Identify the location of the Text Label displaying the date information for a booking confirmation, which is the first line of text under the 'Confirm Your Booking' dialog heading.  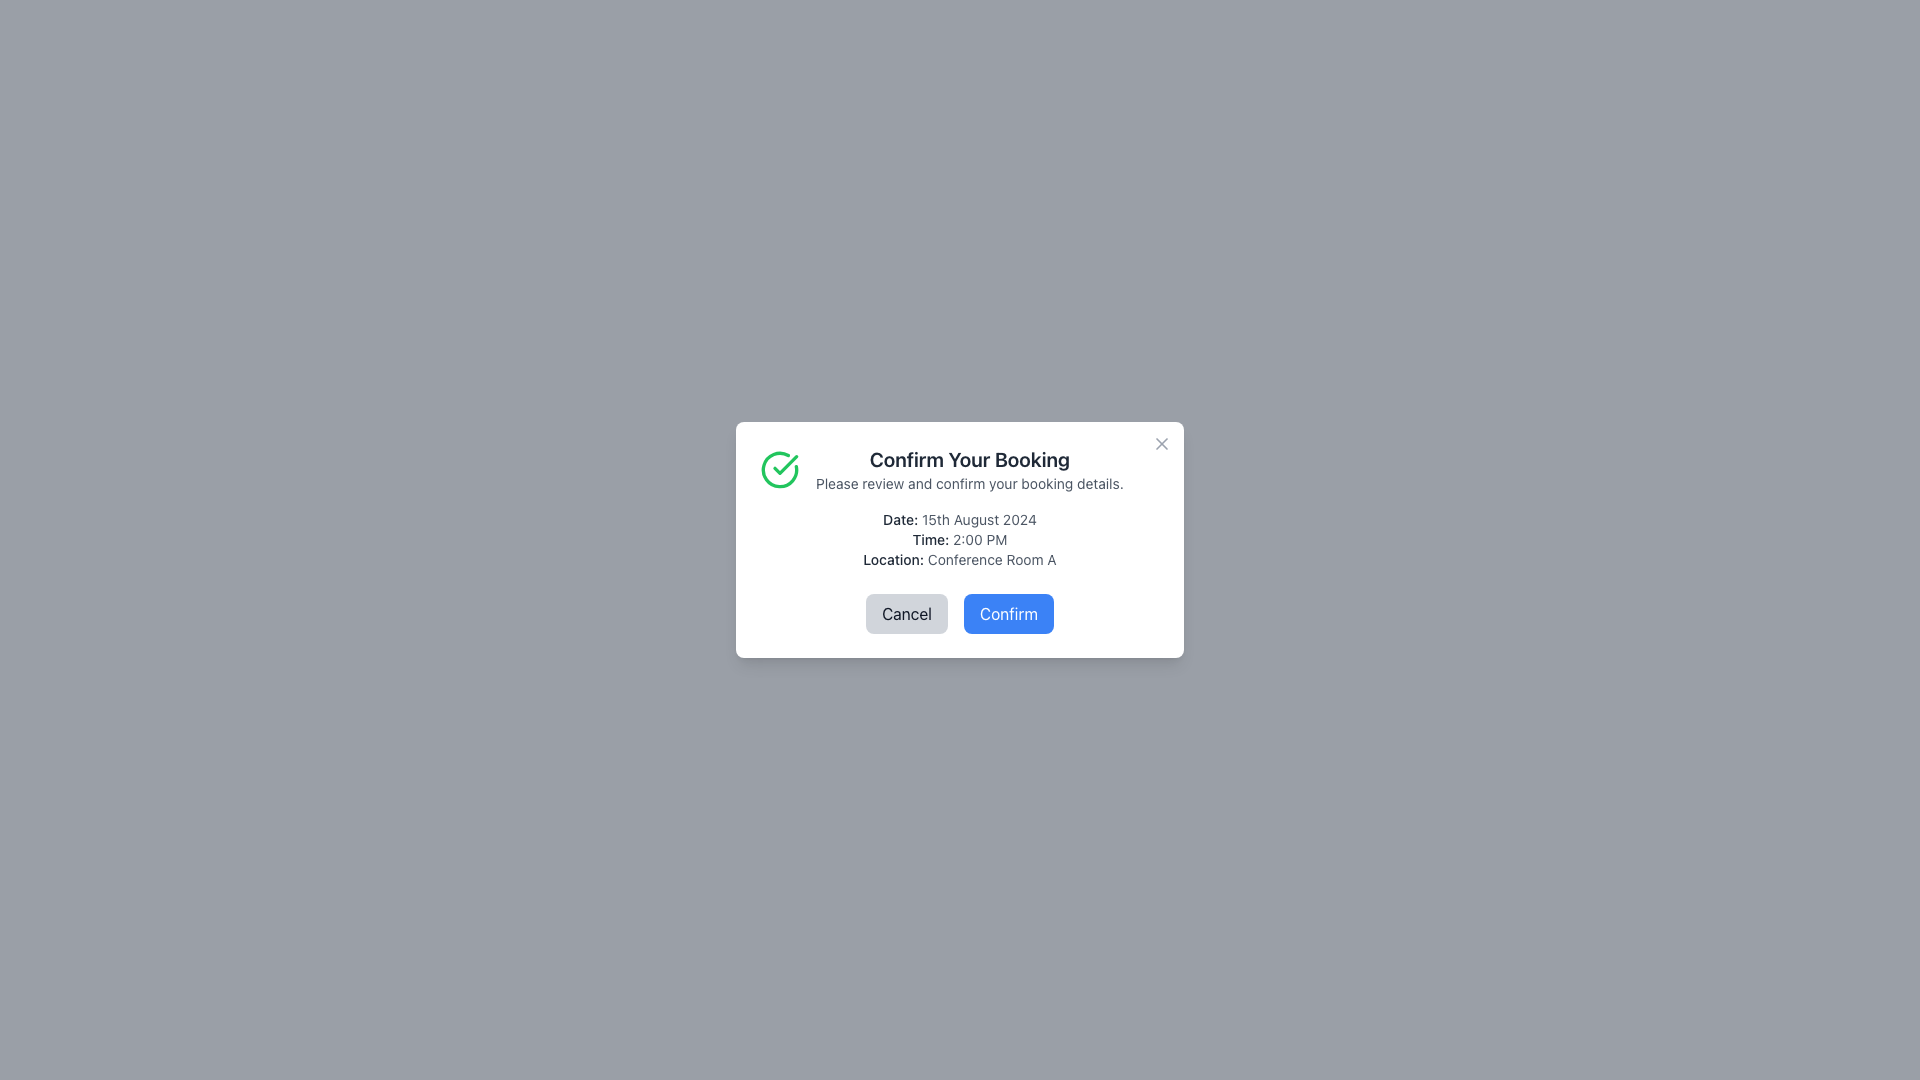
(960, 519).